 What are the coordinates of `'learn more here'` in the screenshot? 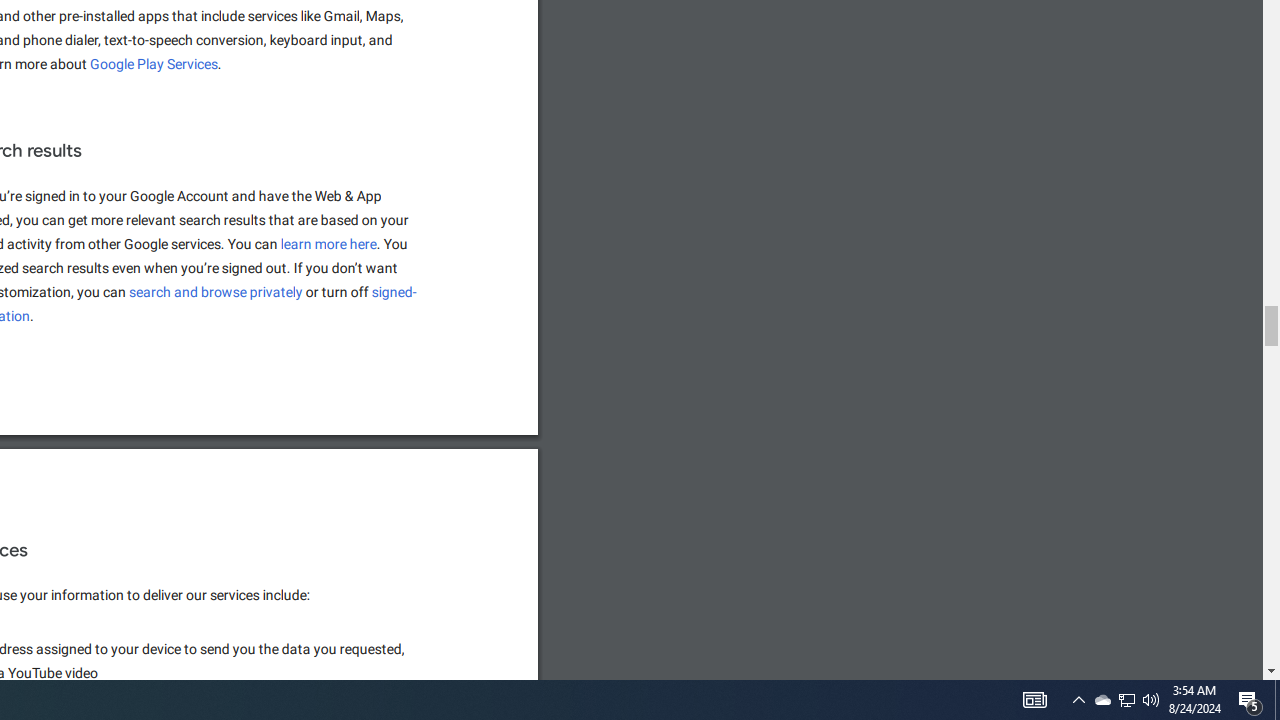 It's located at (329, 243).